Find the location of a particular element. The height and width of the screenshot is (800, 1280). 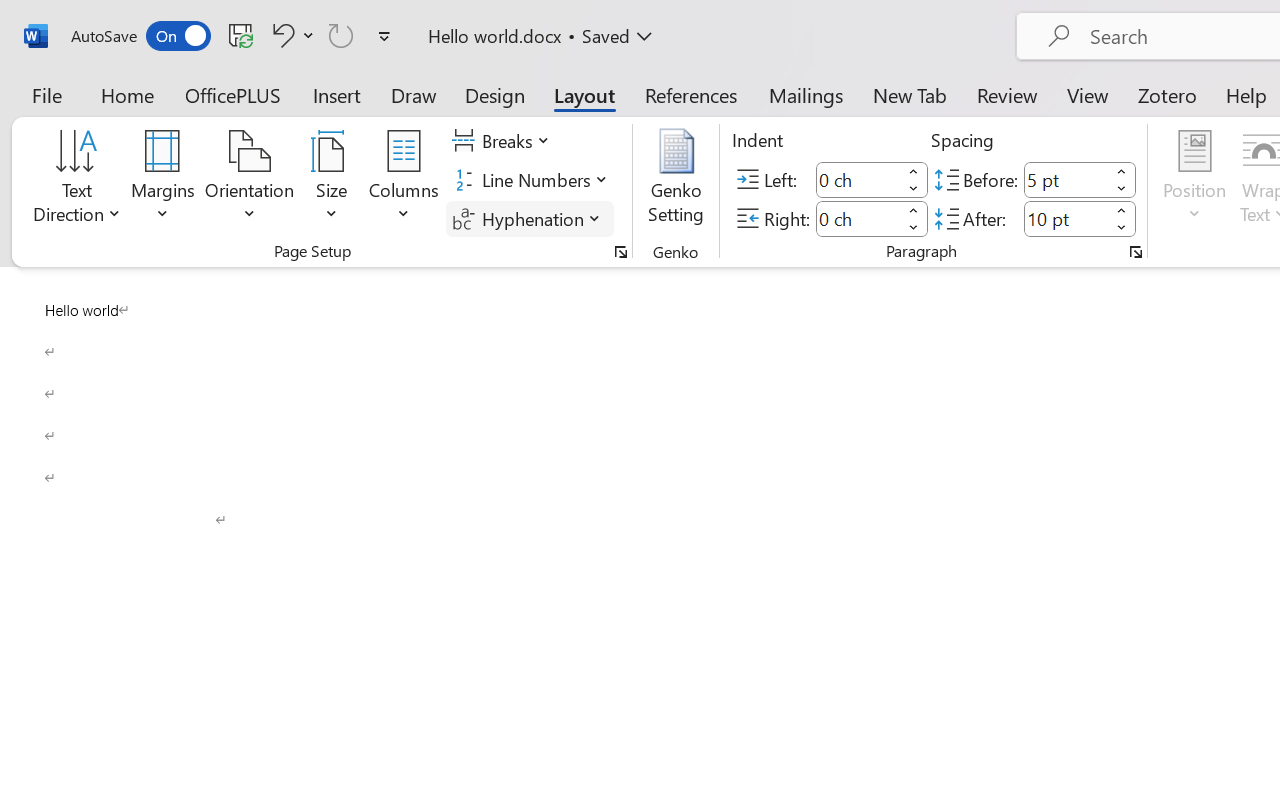

'Customize Quick Access Toolbar' is located at coordinates (384, 35).